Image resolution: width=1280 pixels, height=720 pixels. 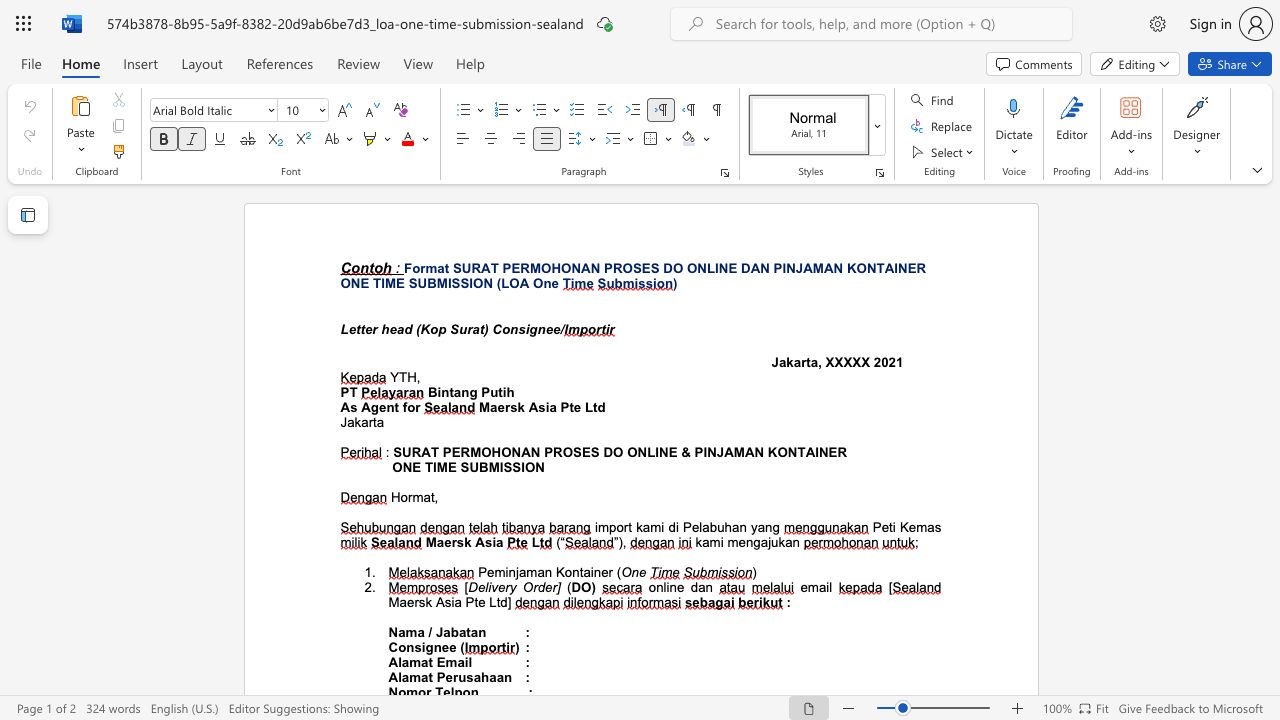 I want to click on the space between the continuous character "B" and "i" in the text, so click(x=435, y=392).